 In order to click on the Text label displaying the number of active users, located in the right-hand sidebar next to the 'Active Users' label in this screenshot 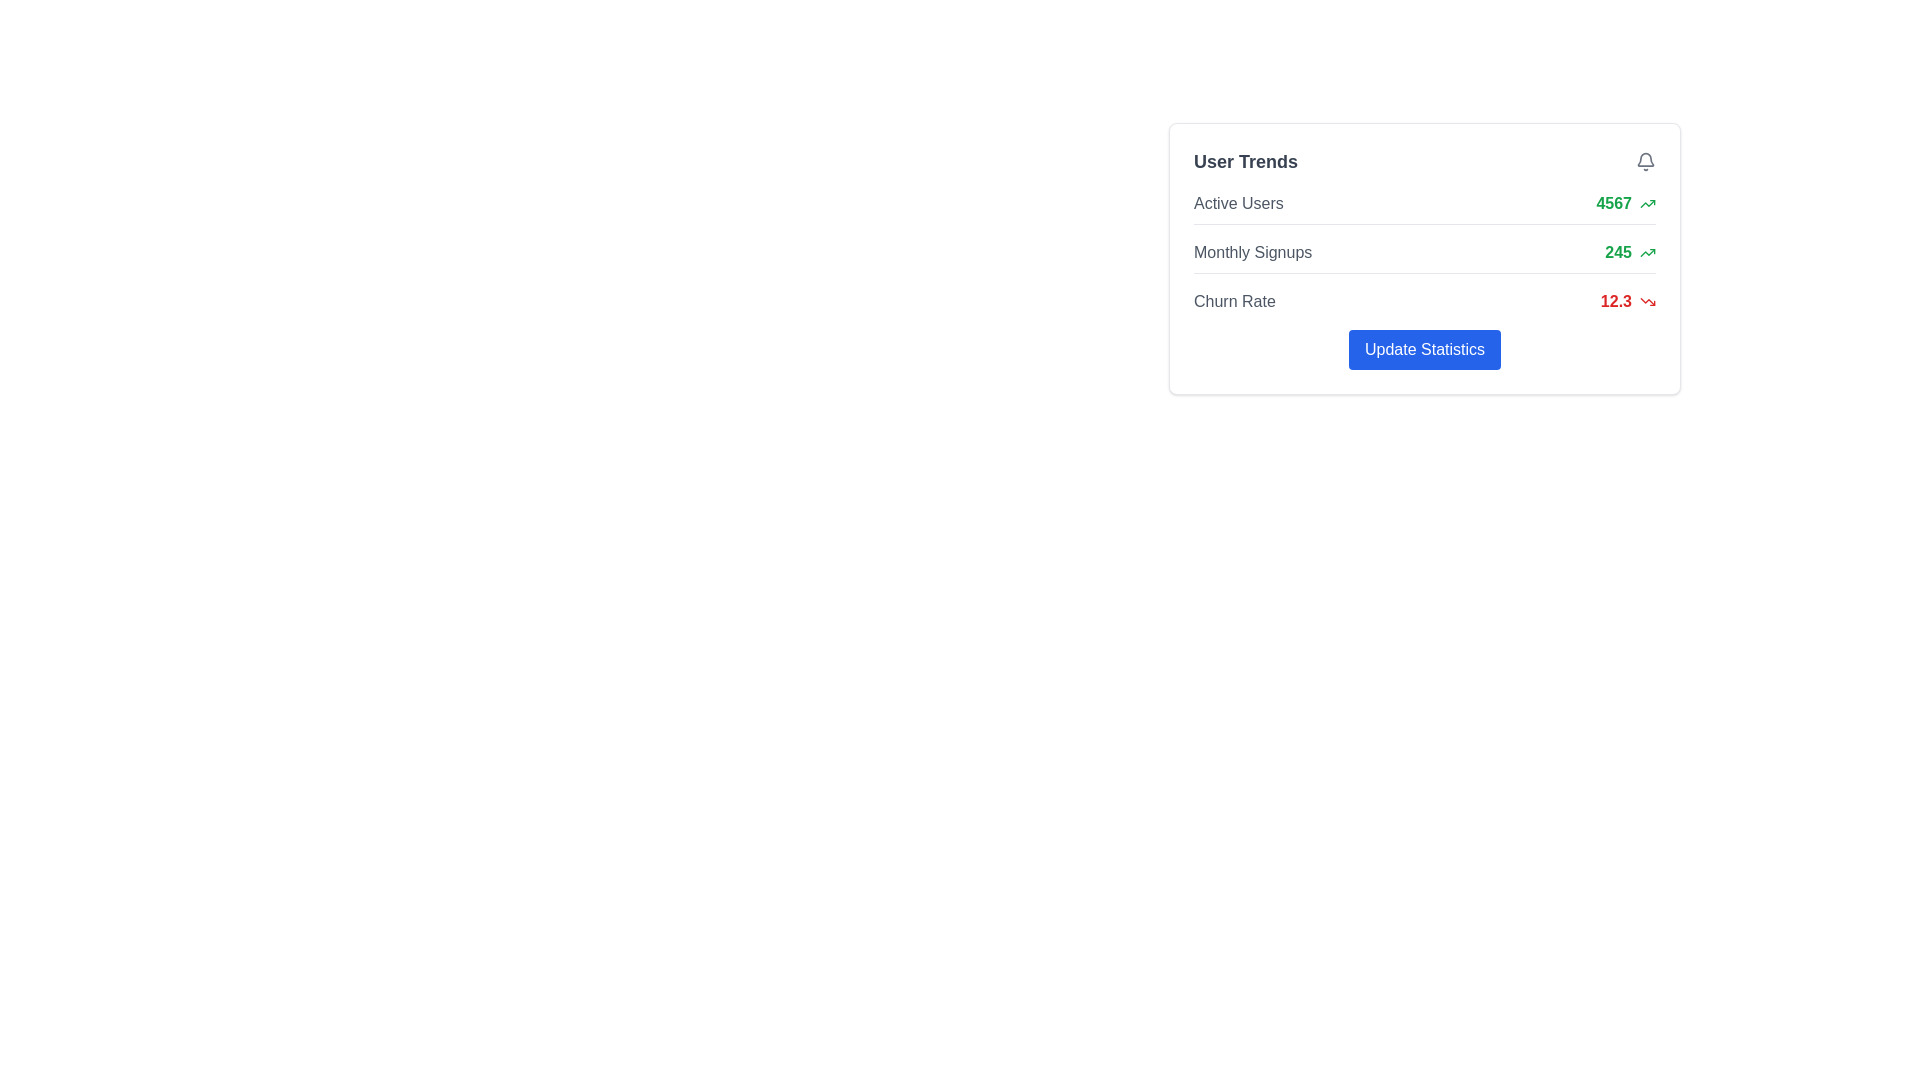, I will do `click(1626, 204)`.